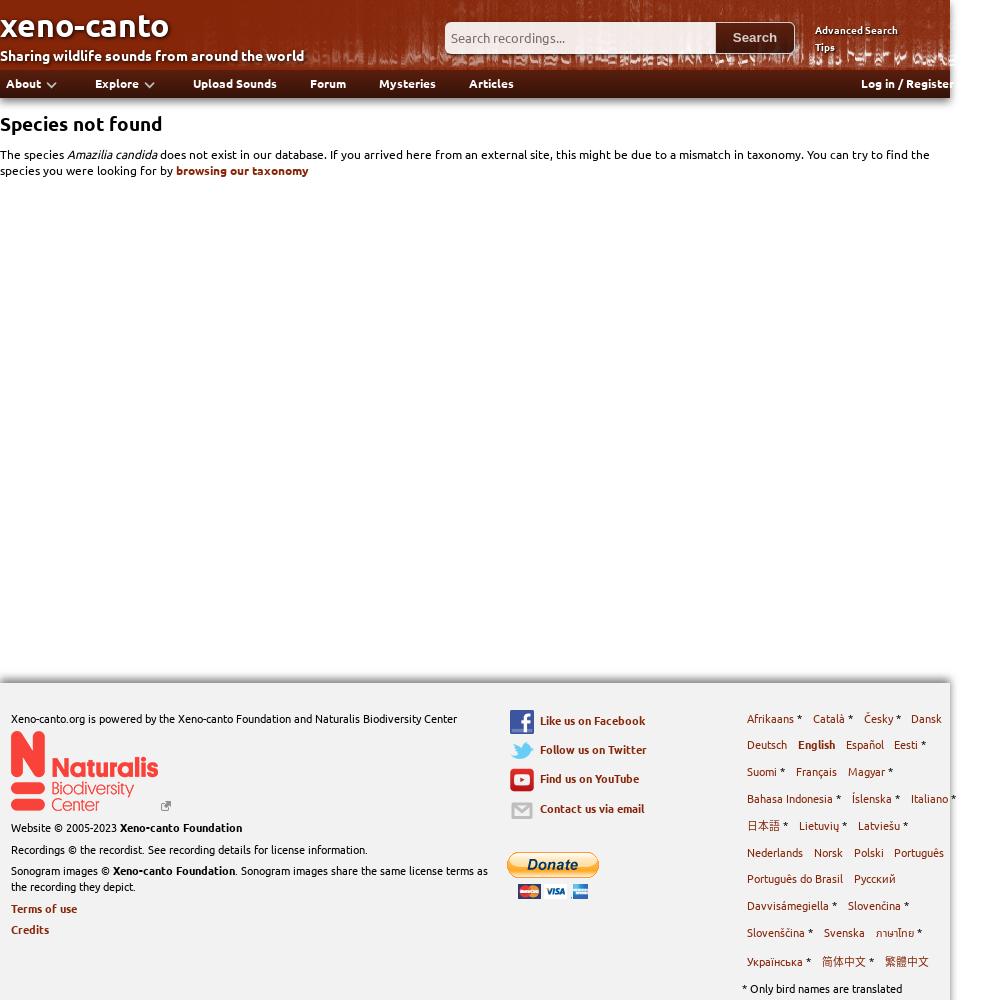 The image size is (982, 1000). I want to click on '. Sonogram images share the same license terms as the recording they depict.', so click(248, 878).